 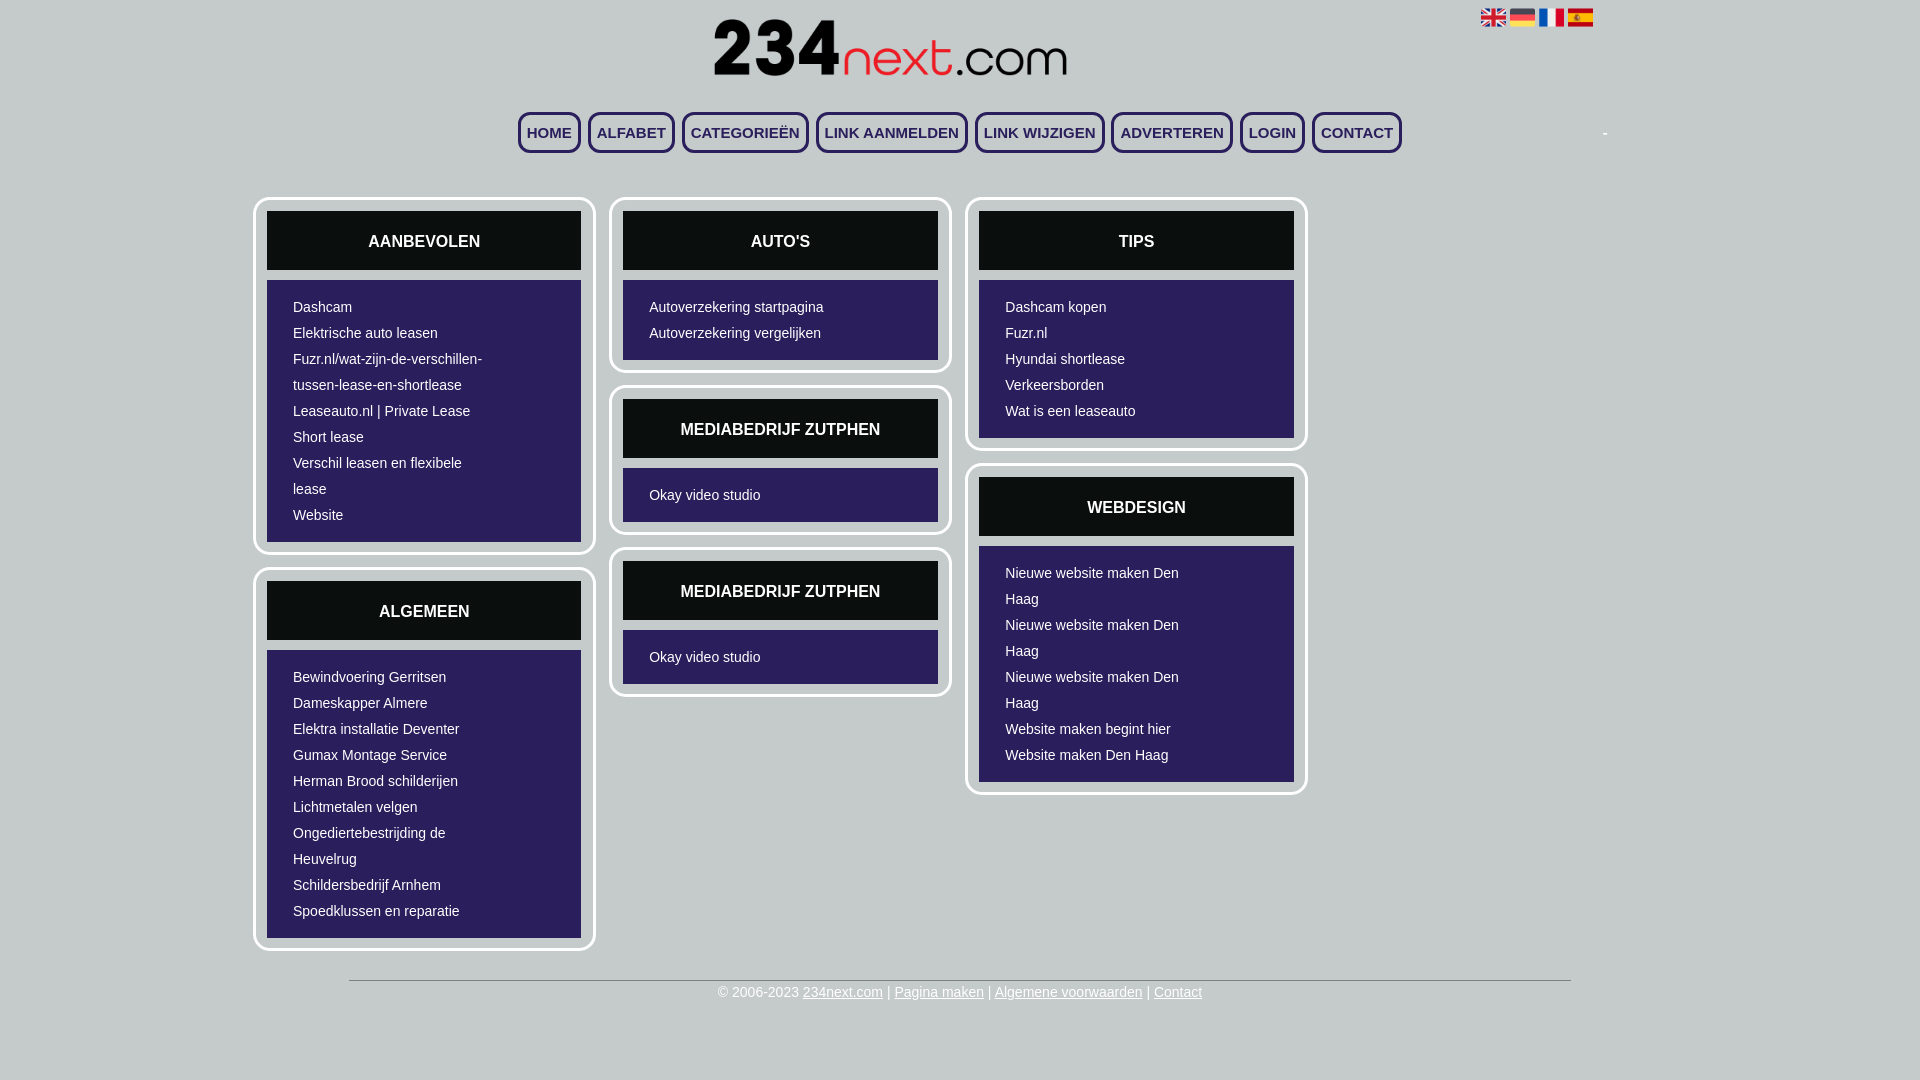 What do you see at coordinates (938, 991) in the screenshot?
I see `'Pagina maken'` at bounding box center [938, 991].